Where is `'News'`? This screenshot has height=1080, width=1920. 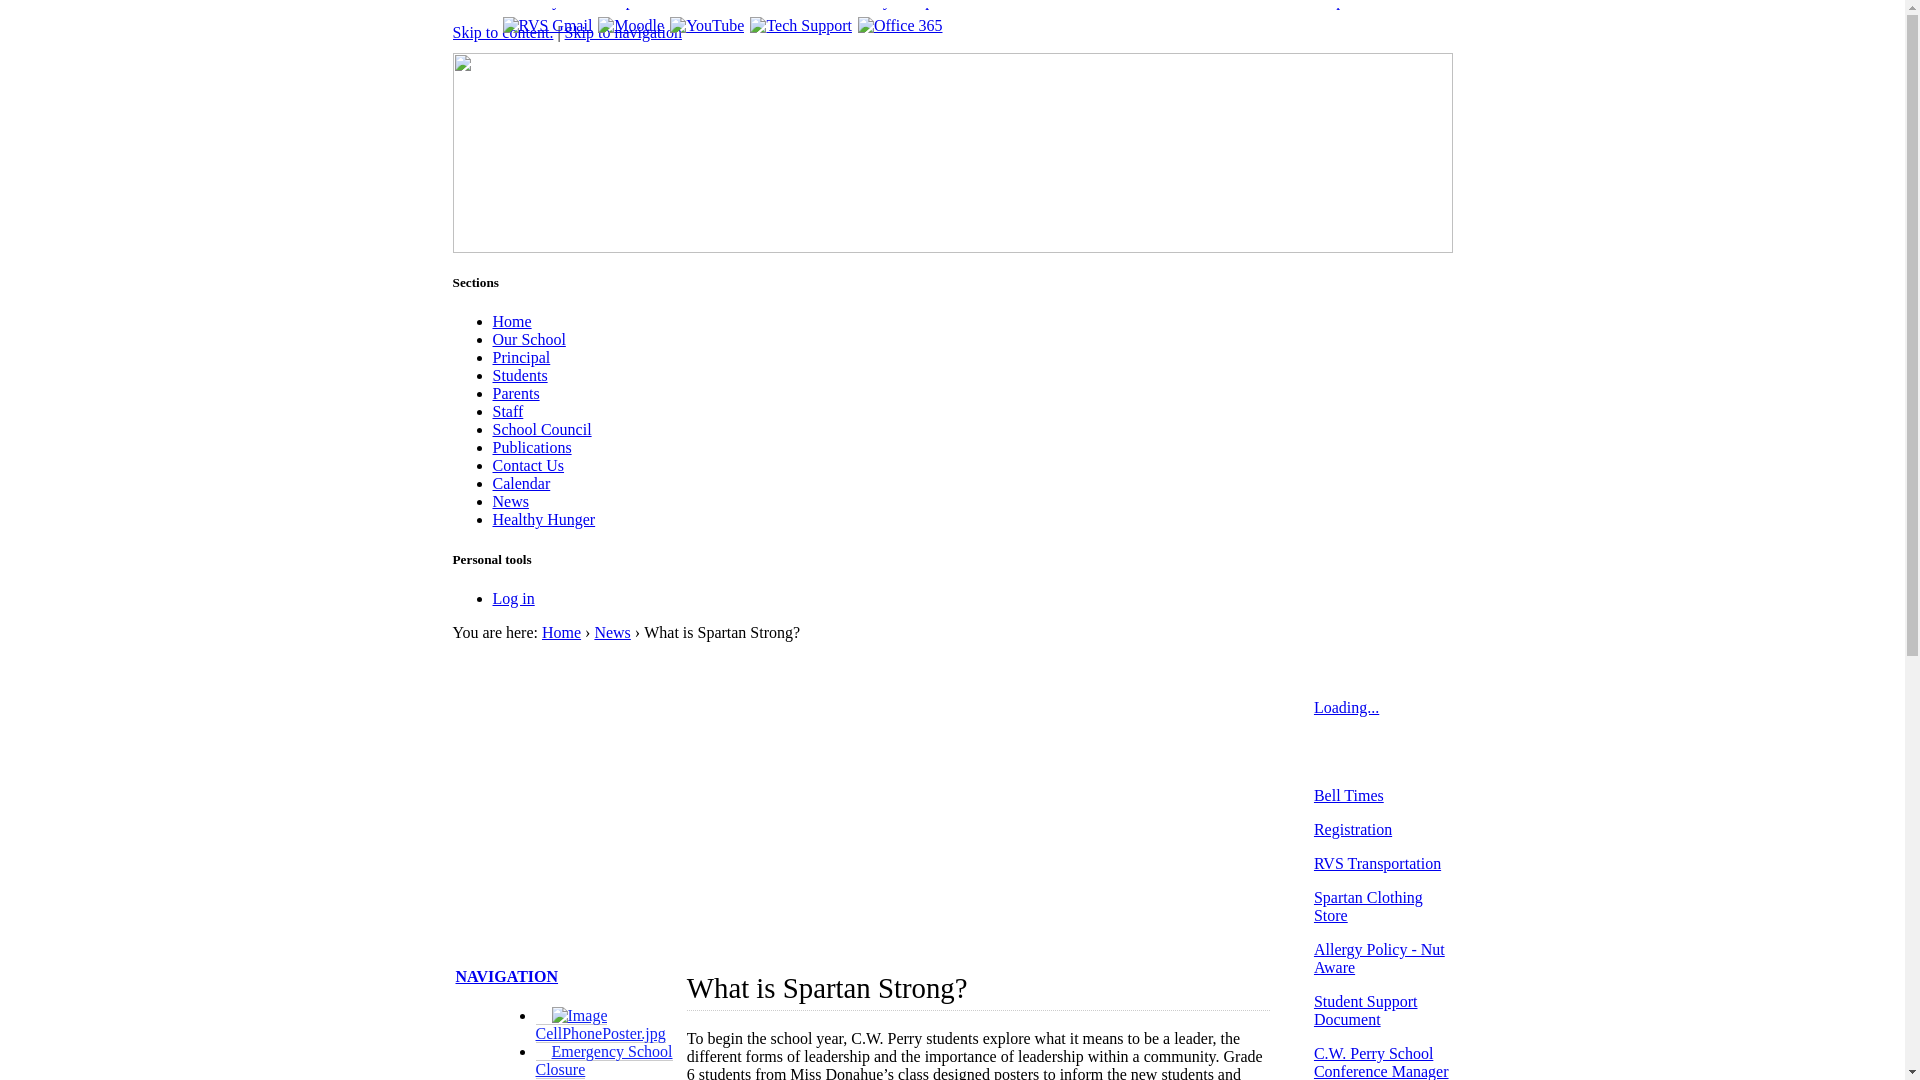 'News' is located at coordinates (610, 632).